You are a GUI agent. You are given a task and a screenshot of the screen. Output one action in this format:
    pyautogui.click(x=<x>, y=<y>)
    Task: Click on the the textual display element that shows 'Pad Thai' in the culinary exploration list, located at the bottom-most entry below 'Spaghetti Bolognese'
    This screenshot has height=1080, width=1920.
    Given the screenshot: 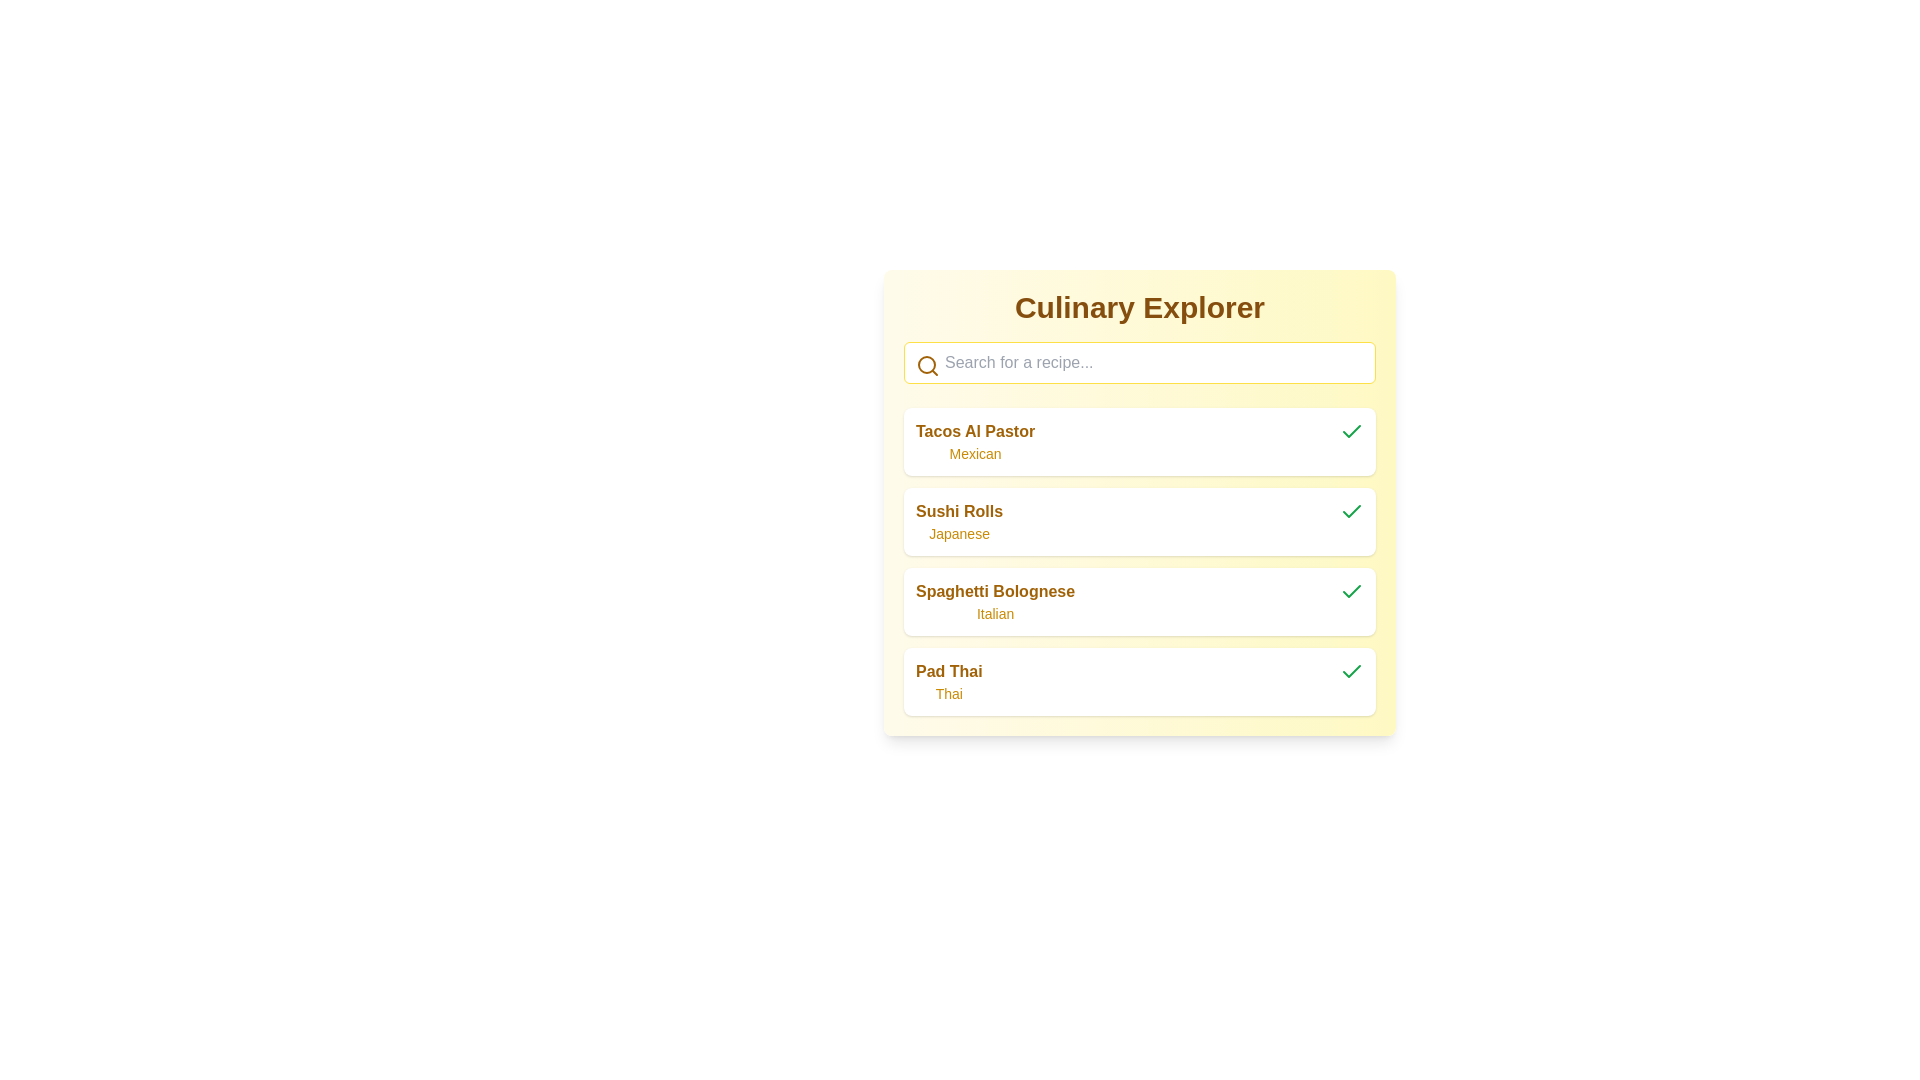 What is the action you would take?
    pyautogui.click(x=948, y=681)
    